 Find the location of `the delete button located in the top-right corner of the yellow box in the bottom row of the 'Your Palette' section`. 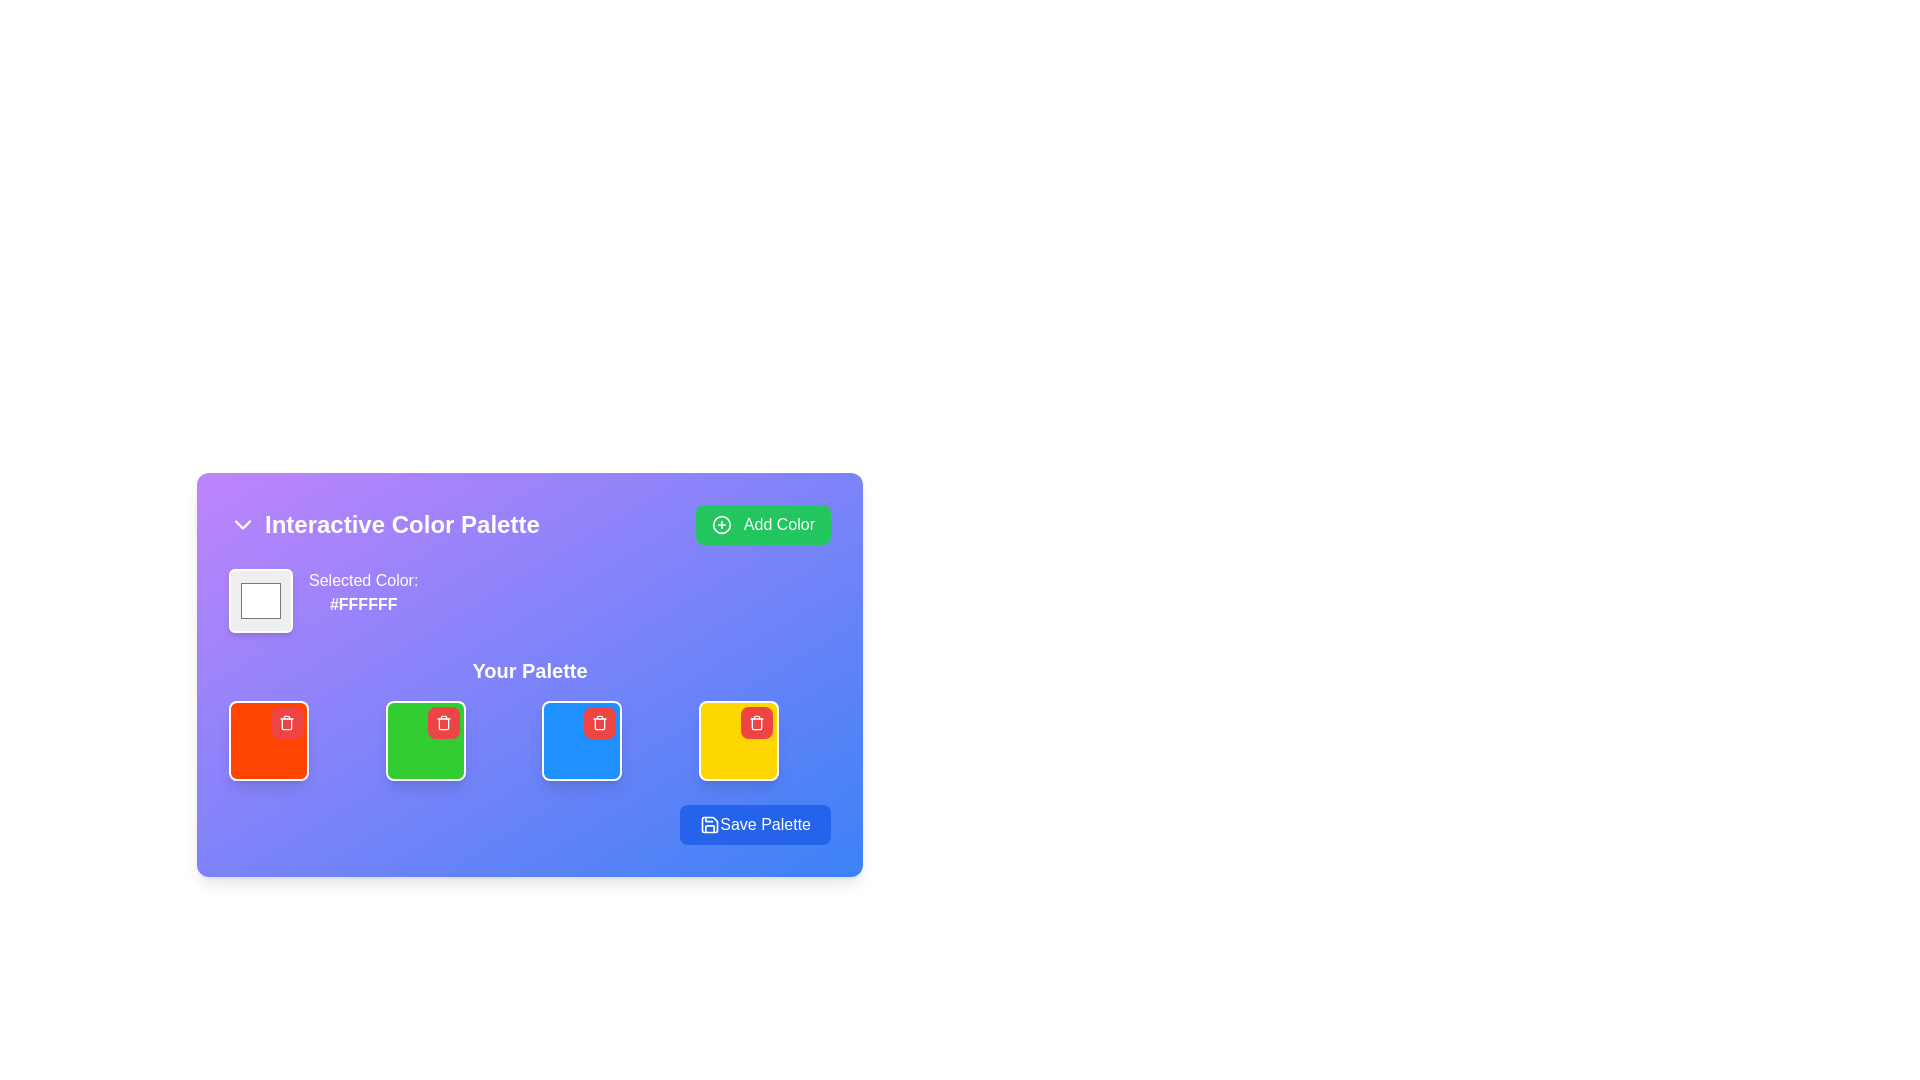

the delete button located in the top-right corner of the yellow box in the bottom row of the 'Your Palette' section is located at coordinates (755, 722).